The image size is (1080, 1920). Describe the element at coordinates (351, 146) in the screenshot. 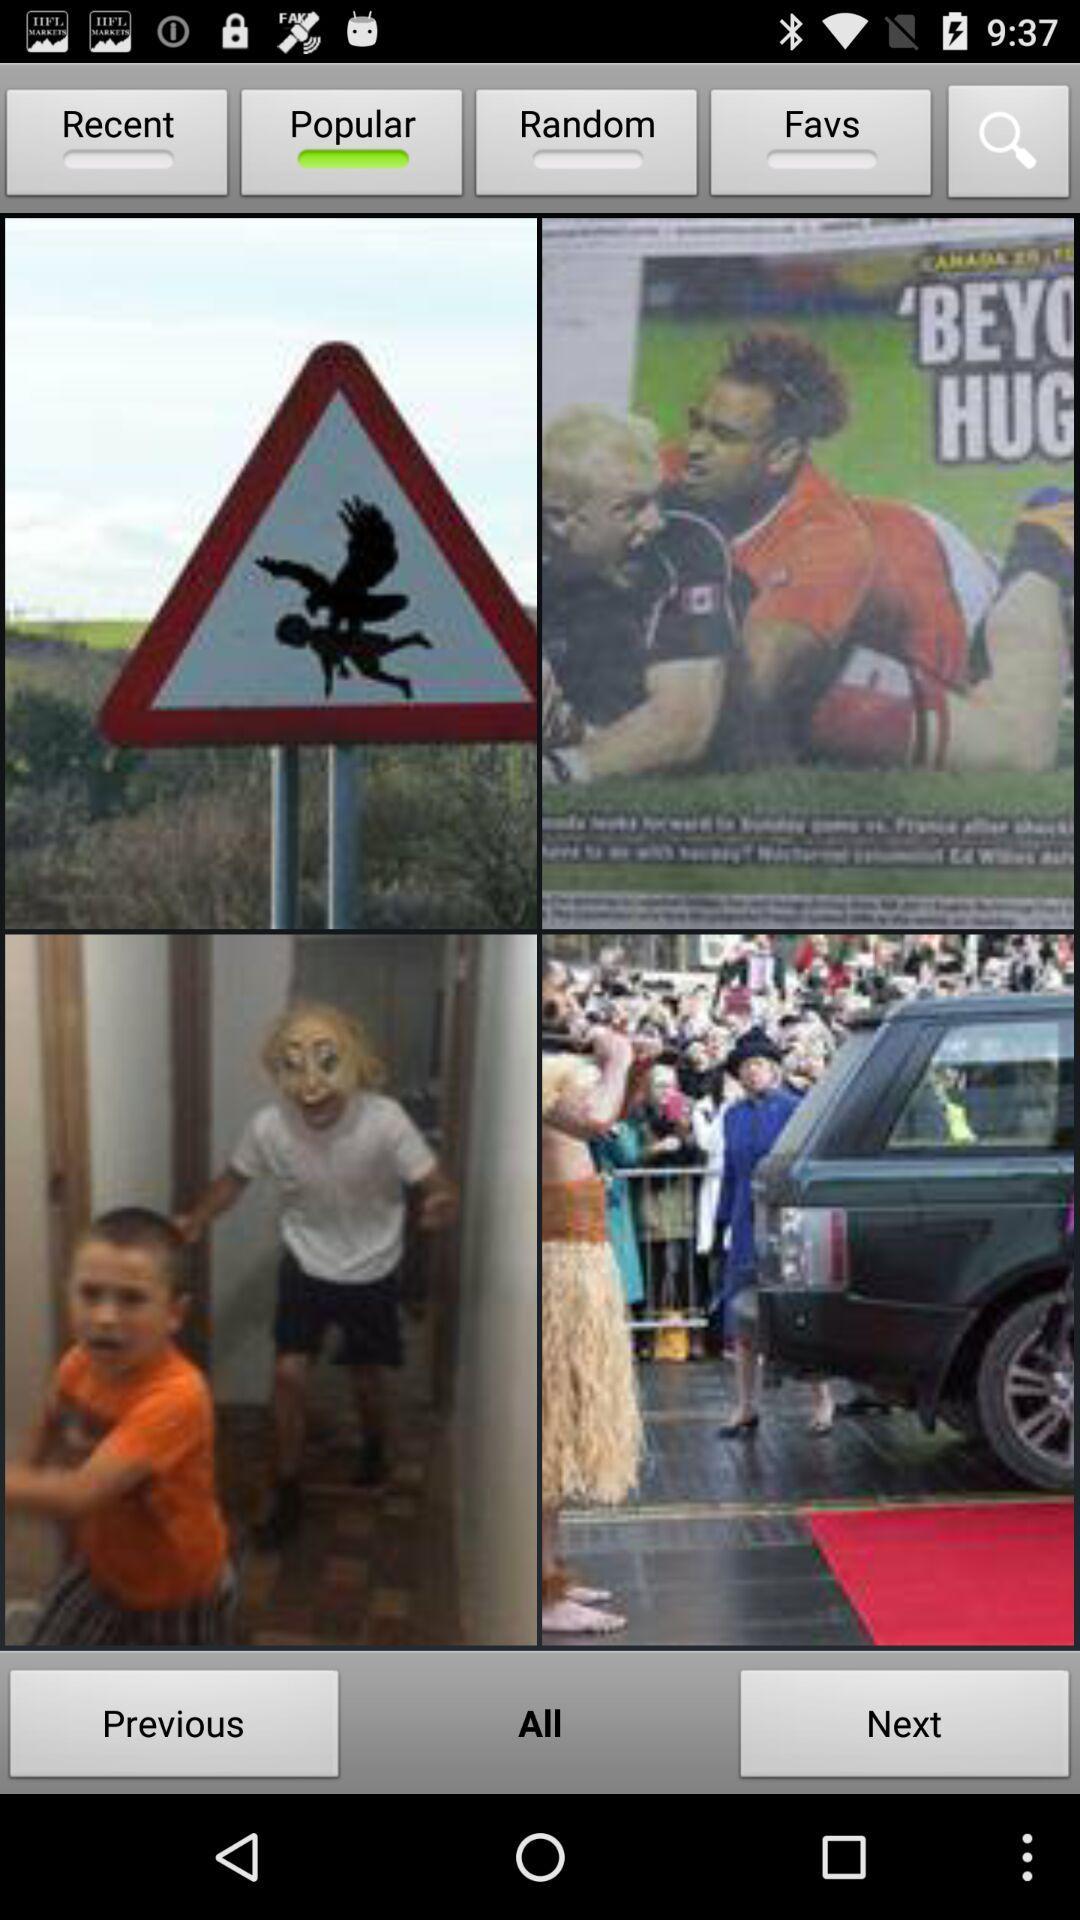

I see `the item next to the random item` at that location.